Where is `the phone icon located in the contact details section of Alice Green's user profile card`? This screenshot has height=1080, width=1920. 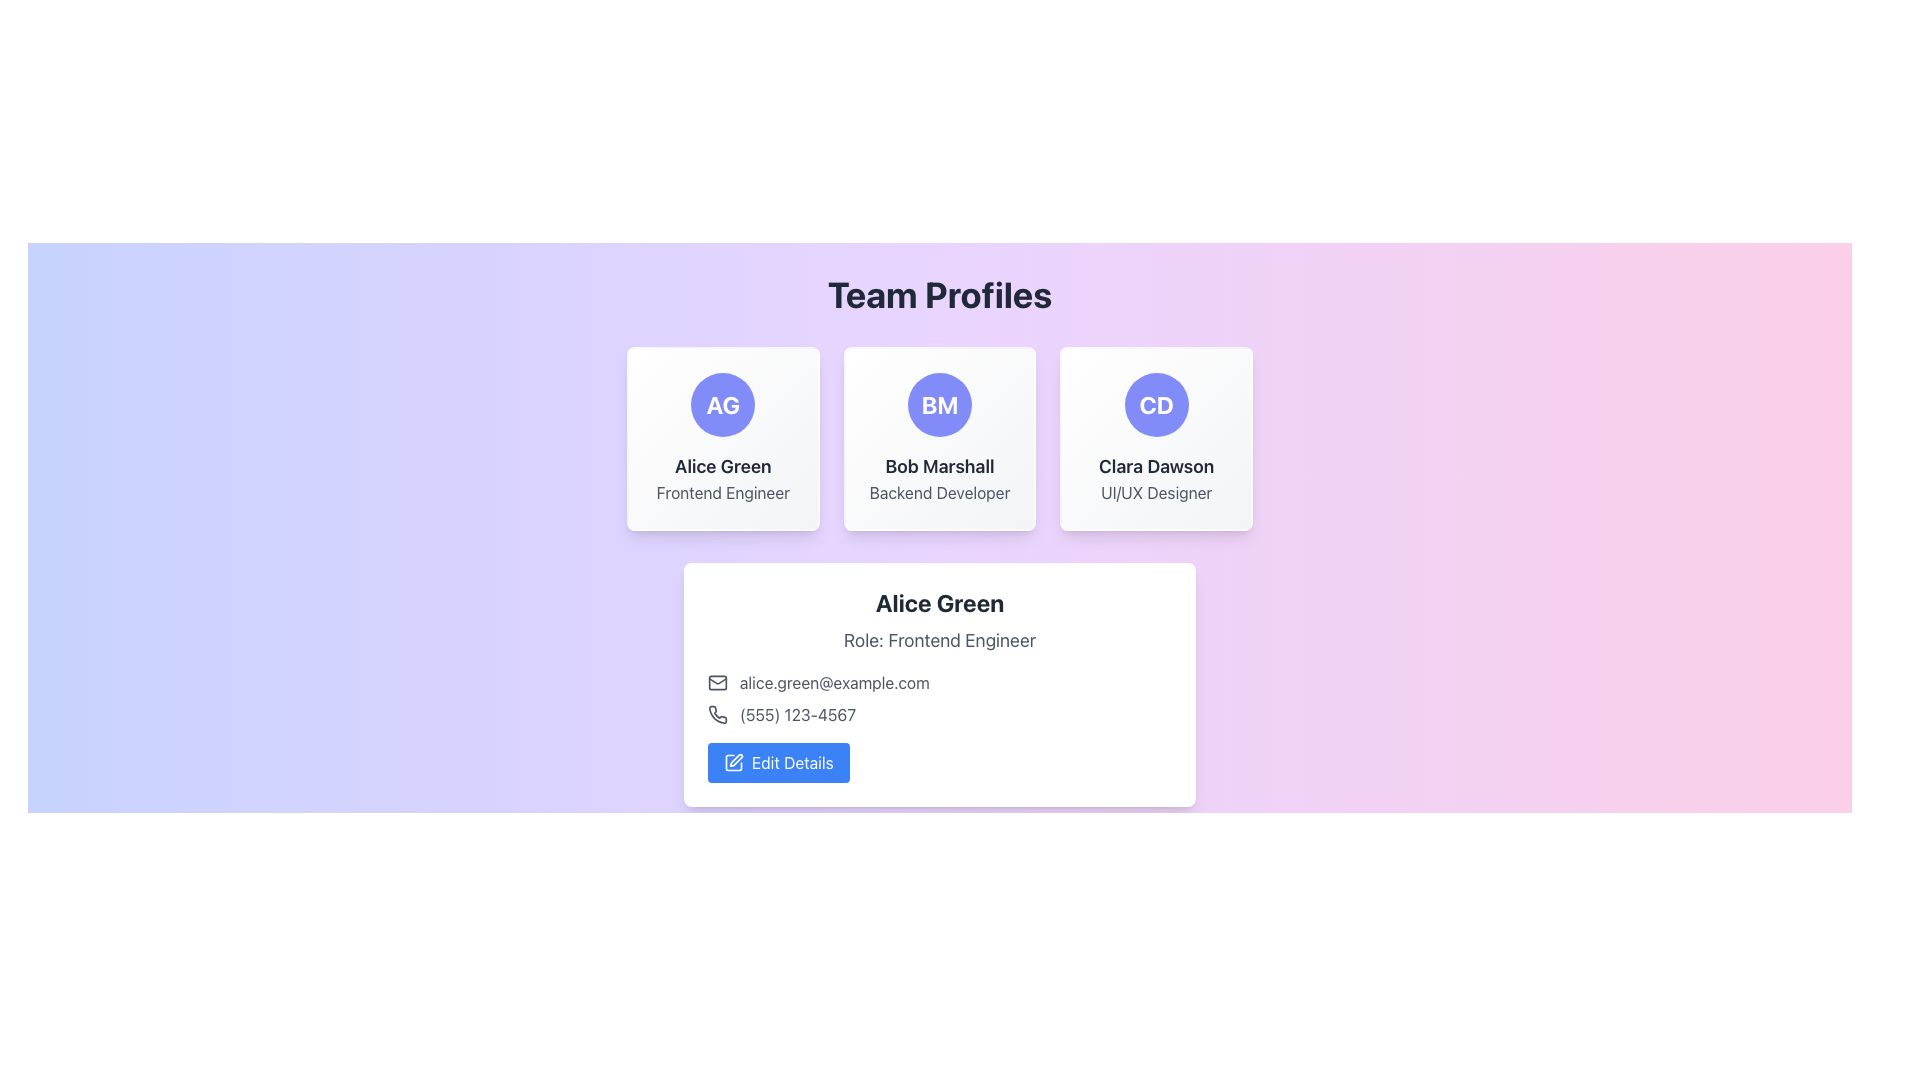
the phone icon located in the contact details section of Alice Green's user profile card is located at coordinates (718, 712).